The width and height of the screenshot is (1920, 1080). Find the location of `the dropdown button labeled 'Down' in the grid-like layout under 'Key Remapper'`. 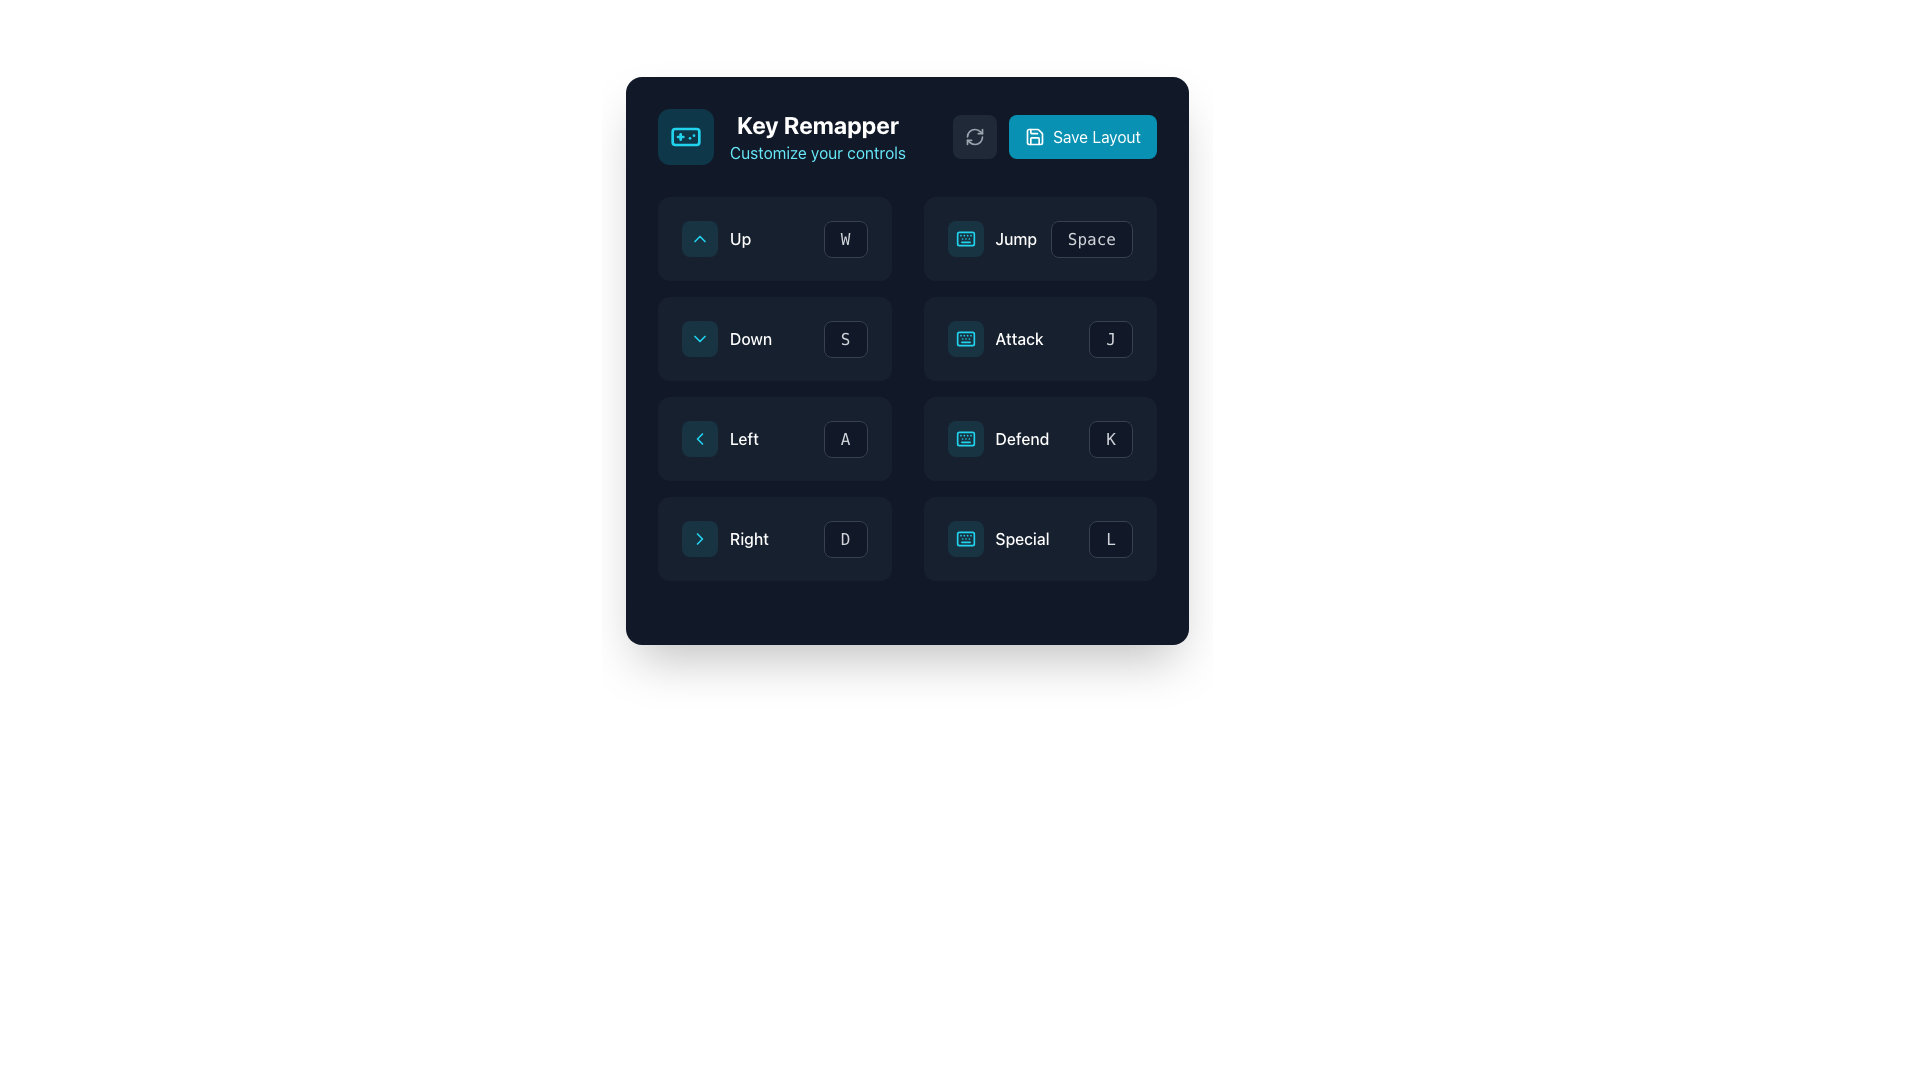

the dropdown button labeled 'Down' in the grid-like layout under 'Key Remapper' is located at coordinates (773, 338).